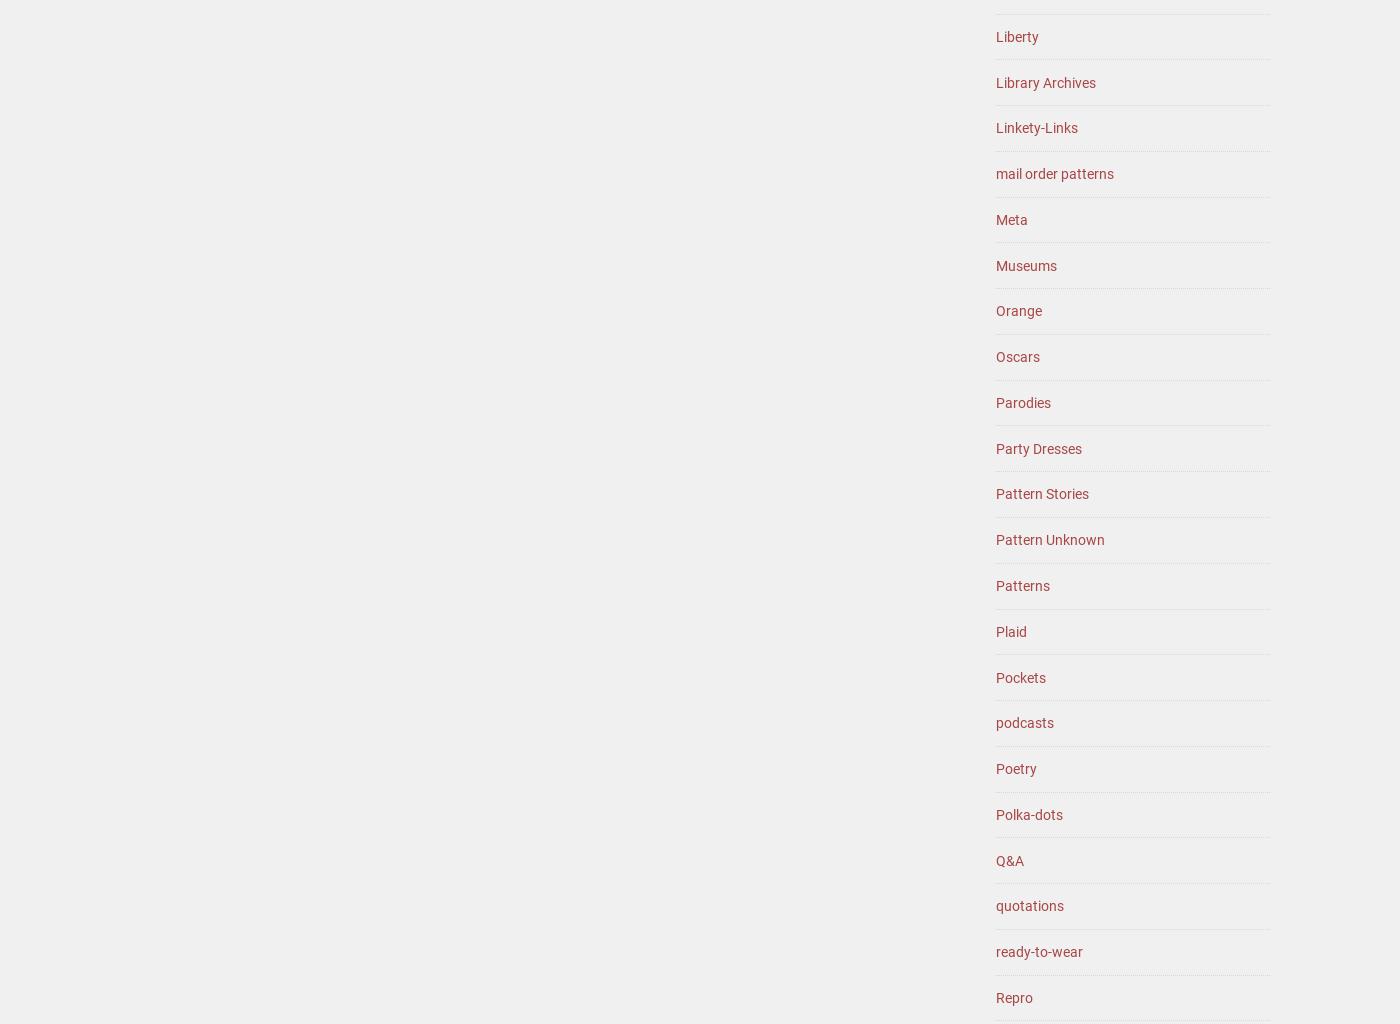  I want to click on 'Polka-dots', so click(995, 812).